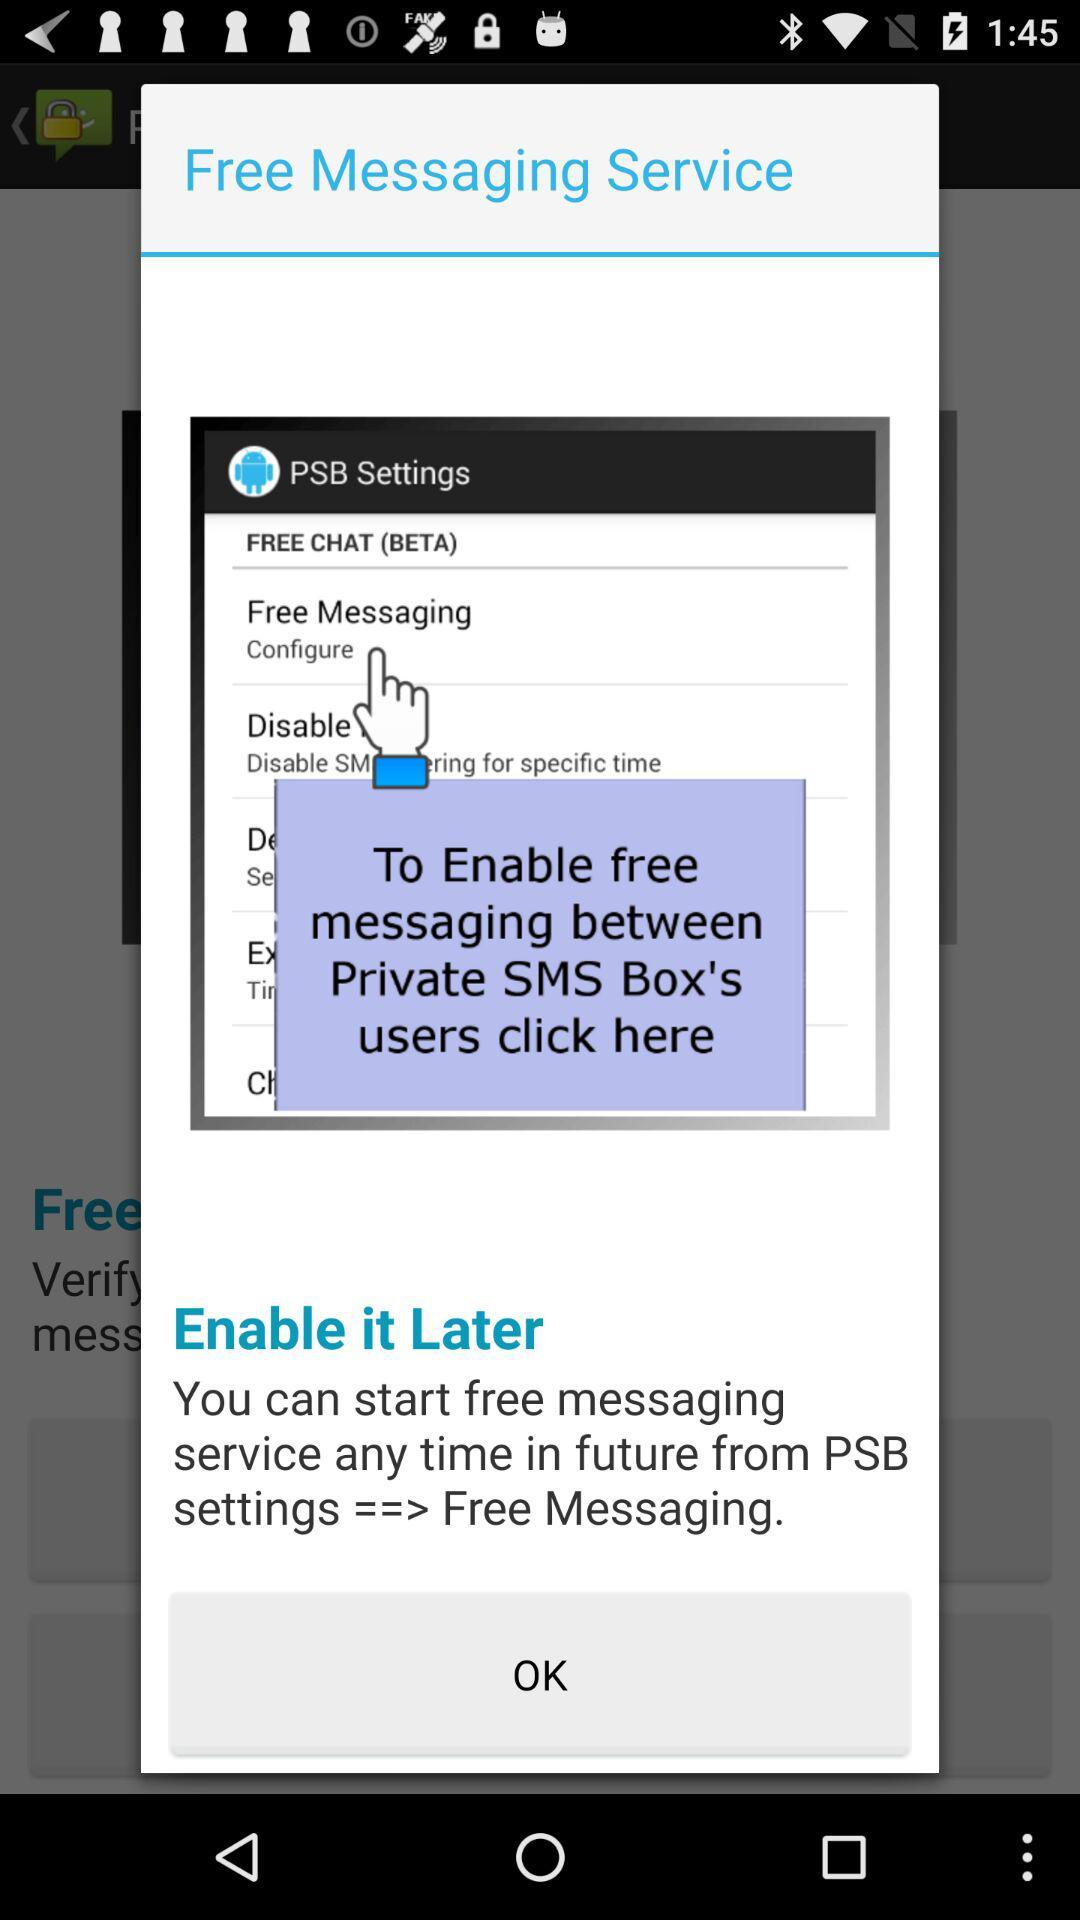  I want to click on app below the you can start icon, so click(540, 1675).